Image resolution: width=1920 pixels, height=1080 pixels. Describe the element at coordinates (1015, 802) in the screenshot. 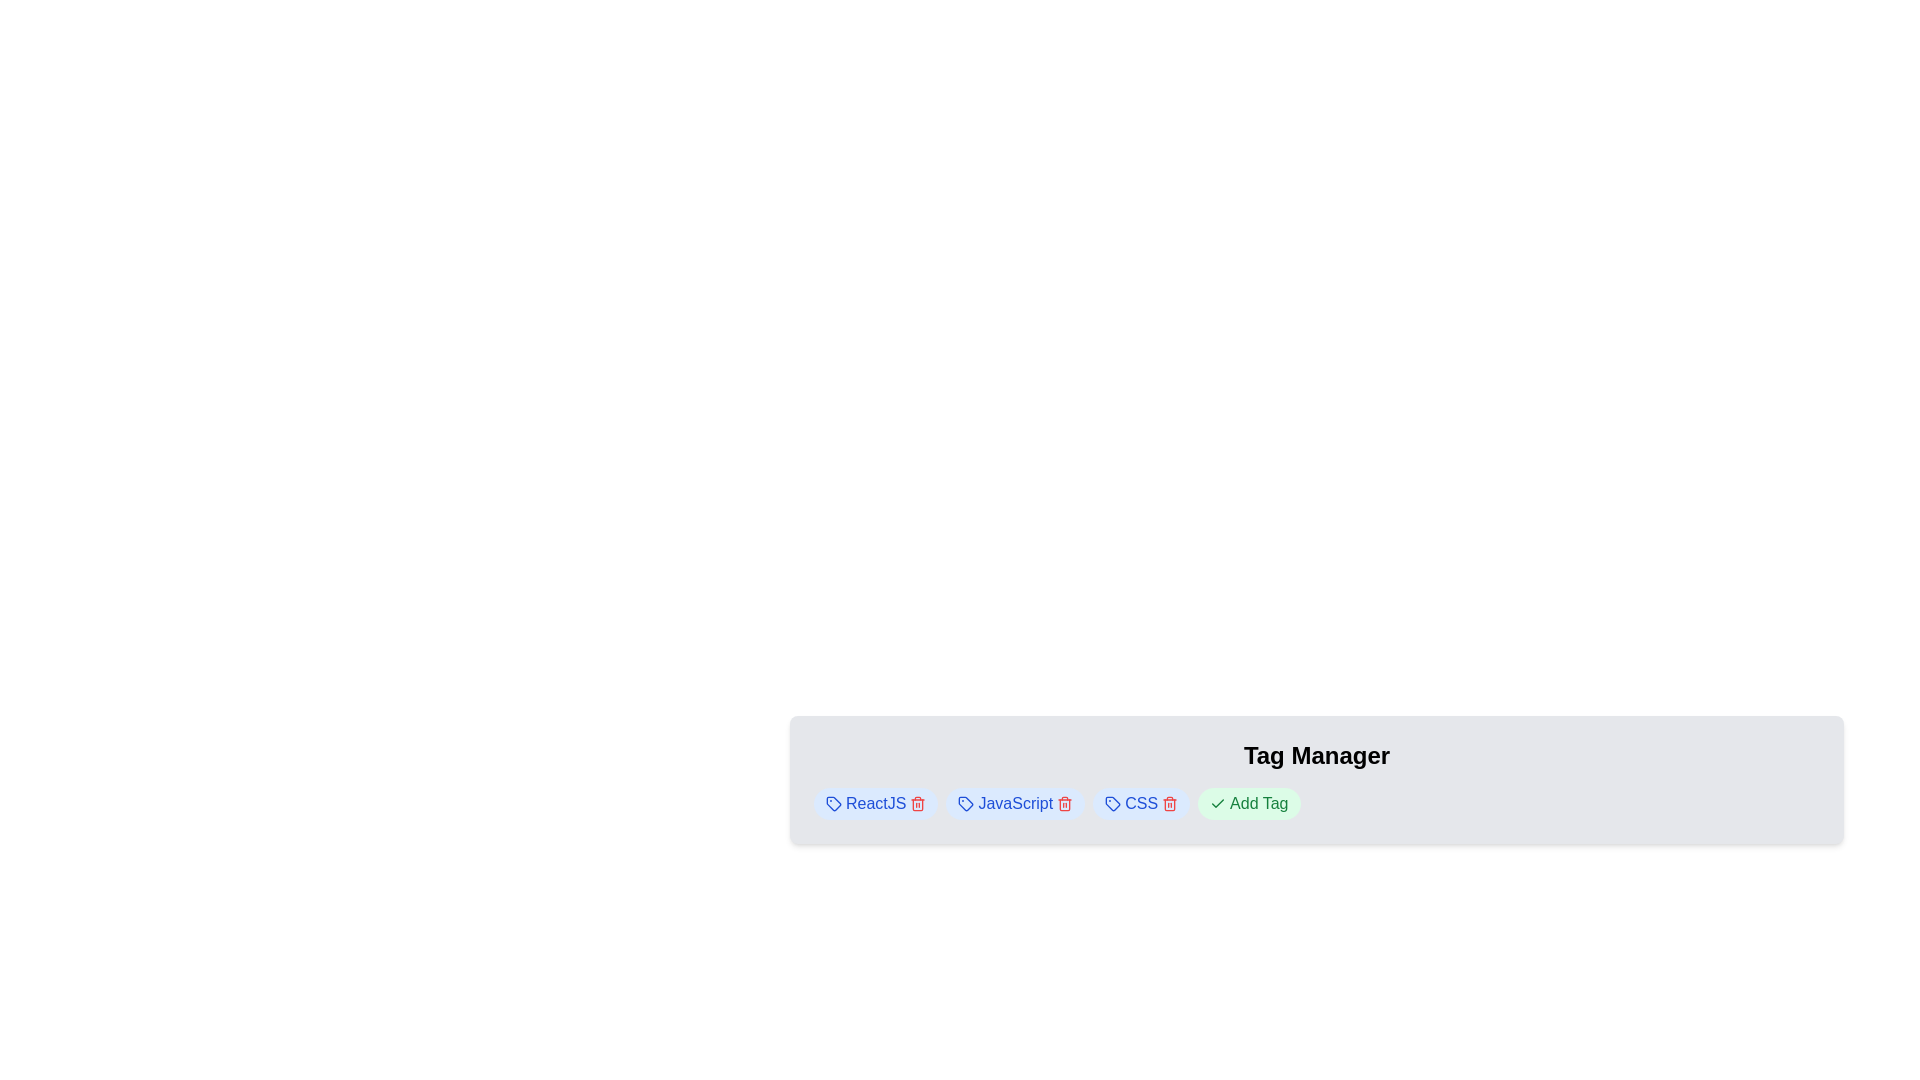

I see `the label displaying 'JavaScript' in blue color, which is styled as a tag or badge and is the second element in a horizontal list of tags` at that location.